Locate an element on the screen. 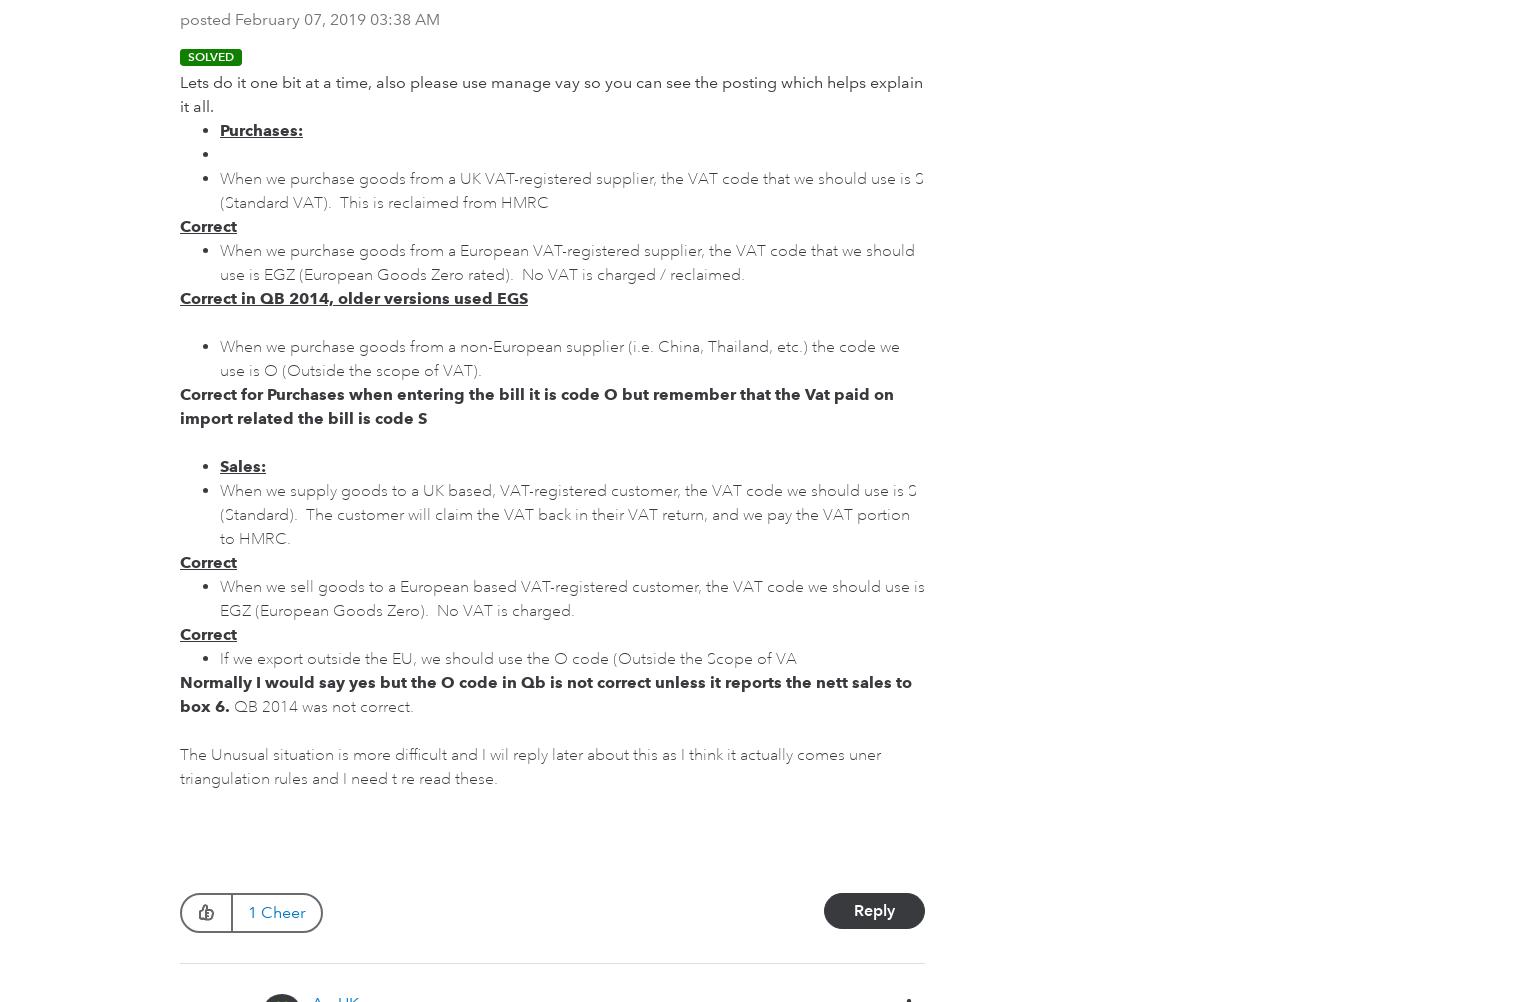  'Correct for Purchases when entering the bill it is code O but remember that the Vat paid on import related the bill is code S' is located at coordinates (536, 406).